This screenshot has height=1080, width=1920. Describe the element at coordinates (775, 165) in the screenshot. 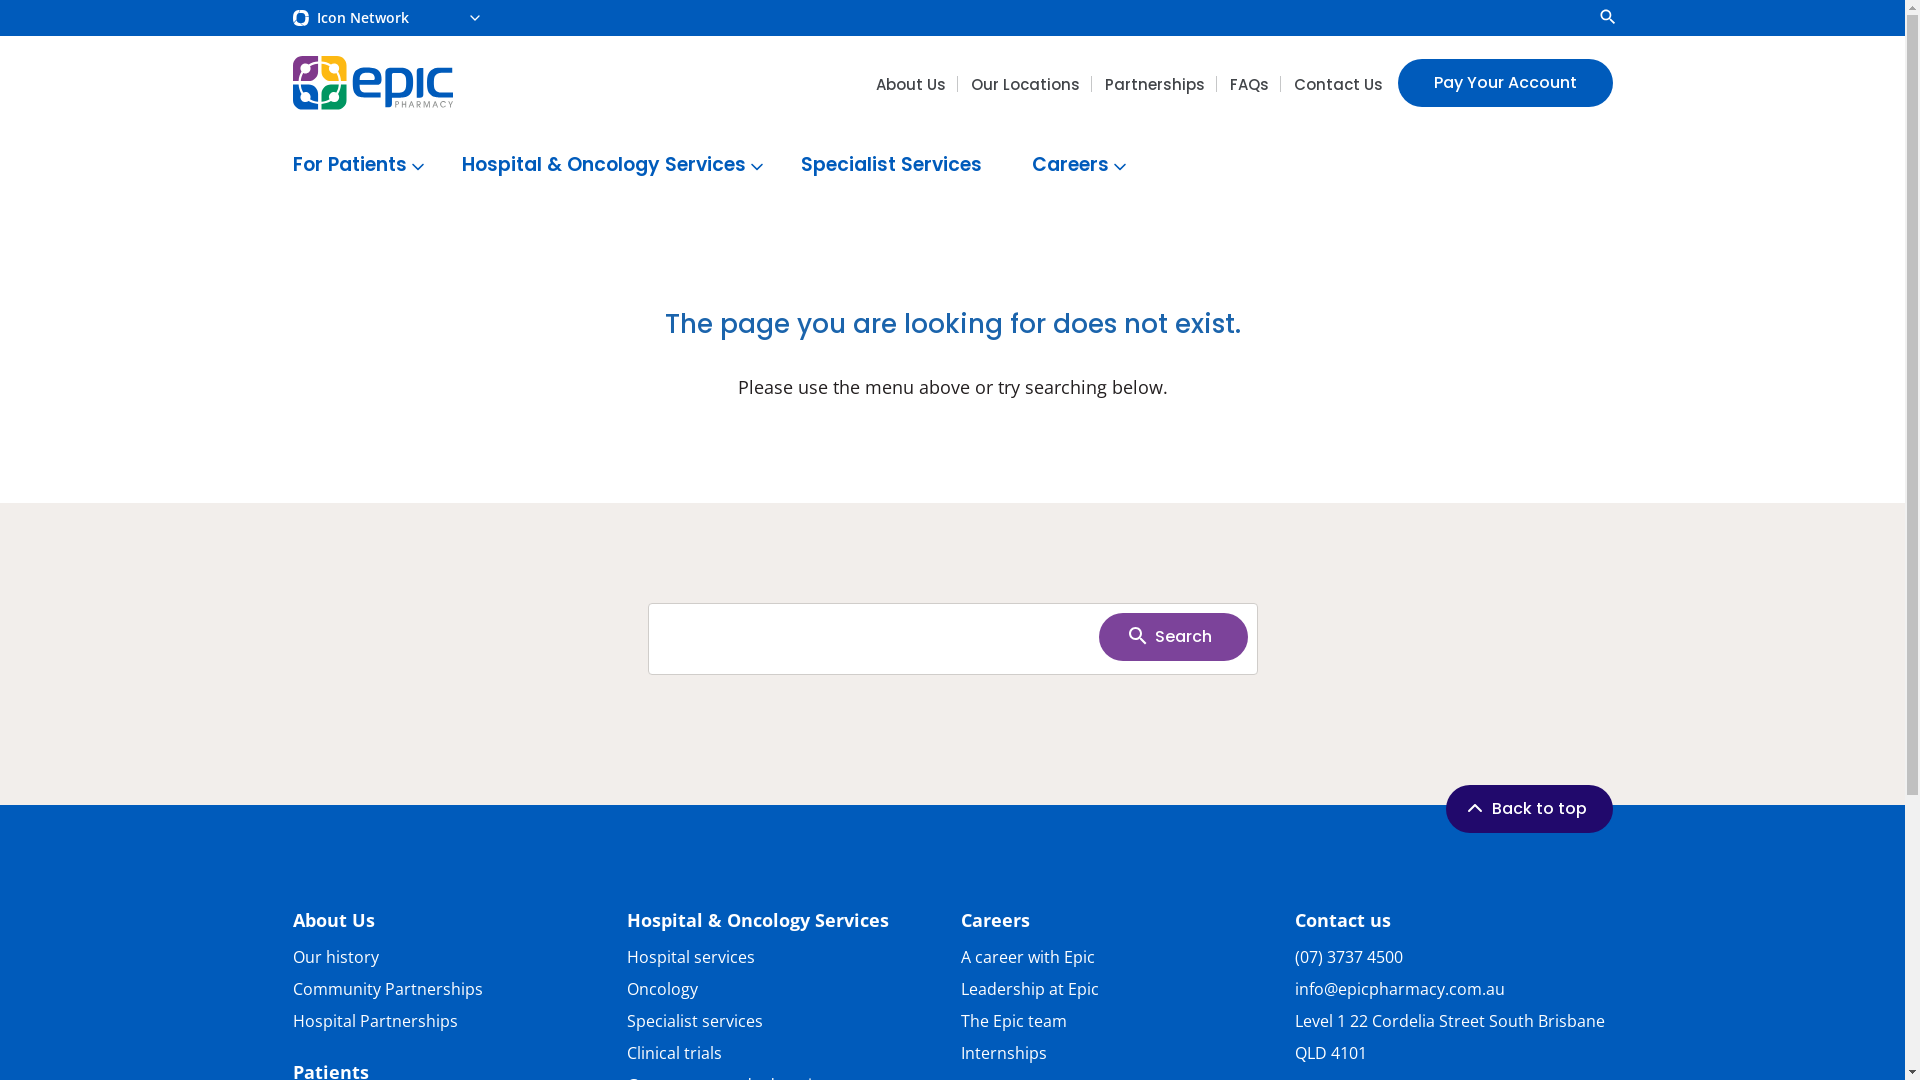

I see `'Specialist Services'` at that location.